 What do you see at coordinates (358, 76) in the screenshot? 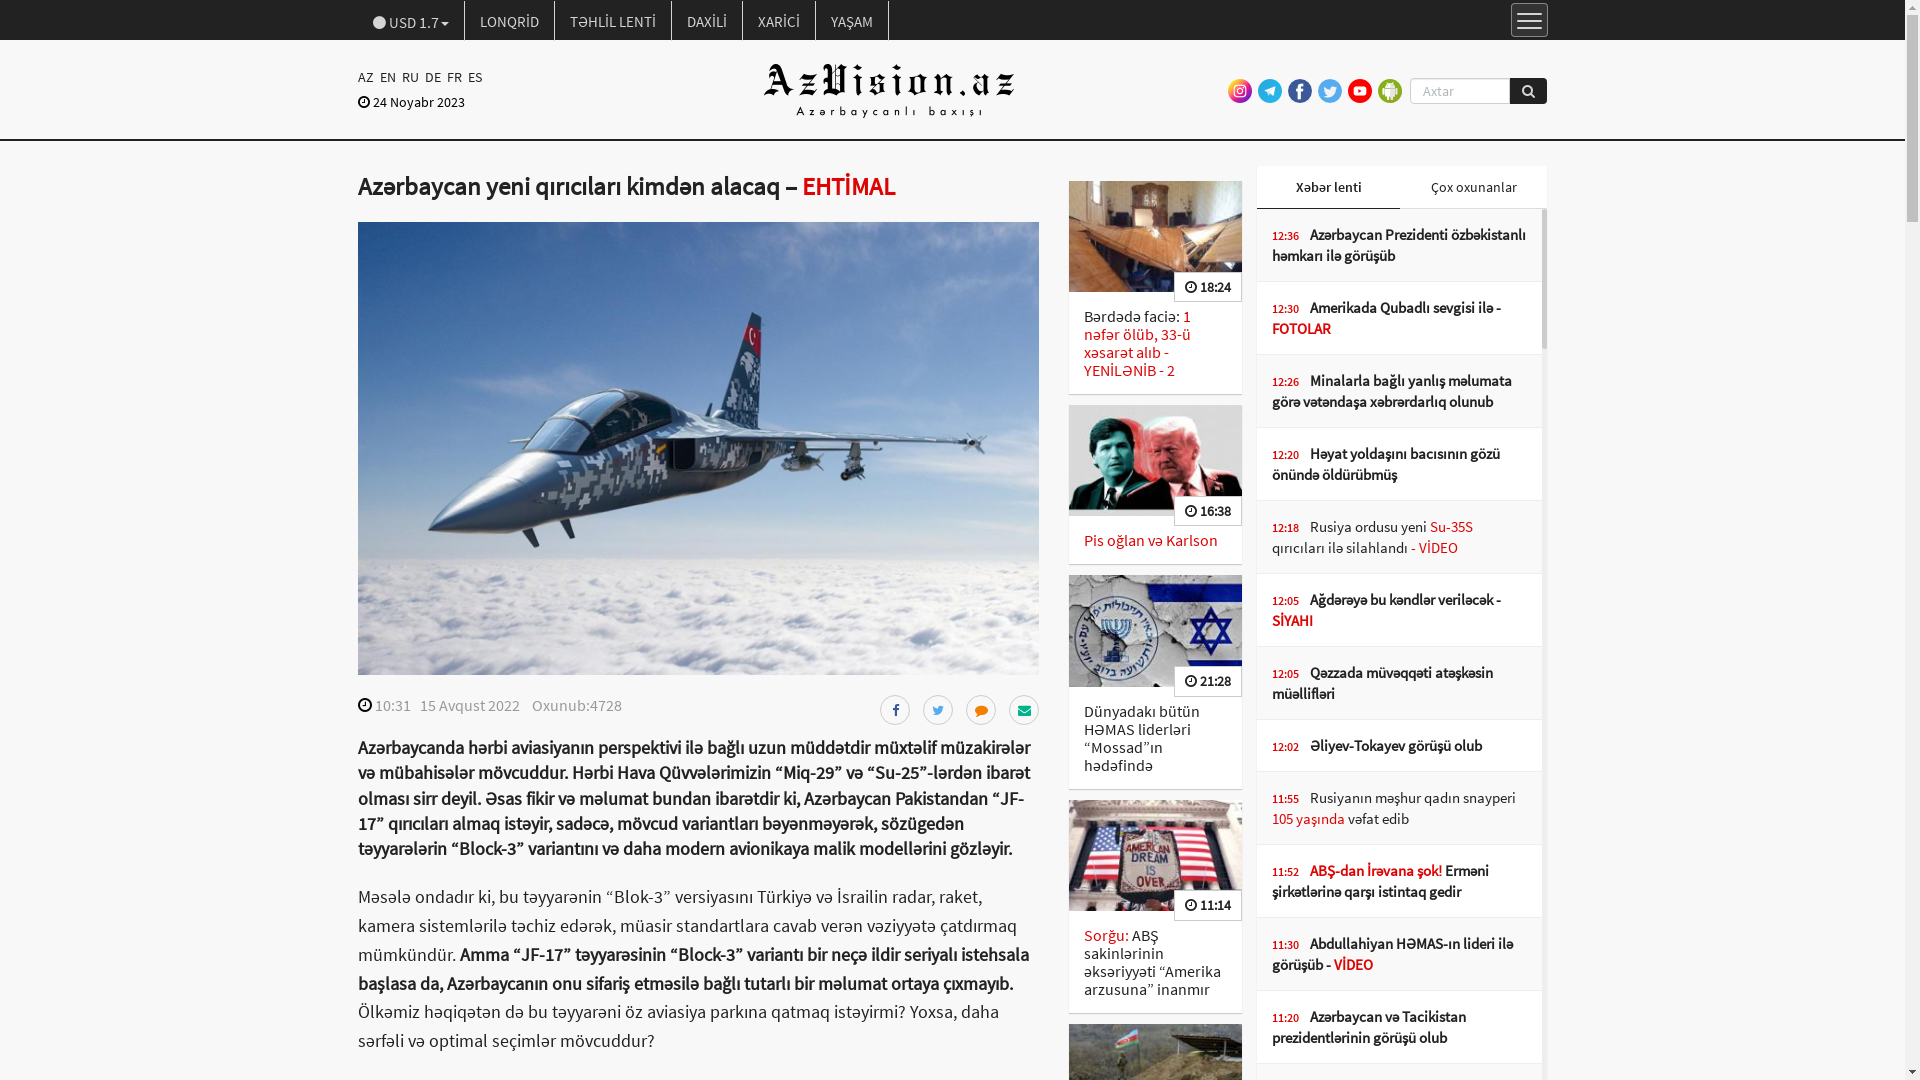
I see `'AZ'` at bounding box center [358, 76].